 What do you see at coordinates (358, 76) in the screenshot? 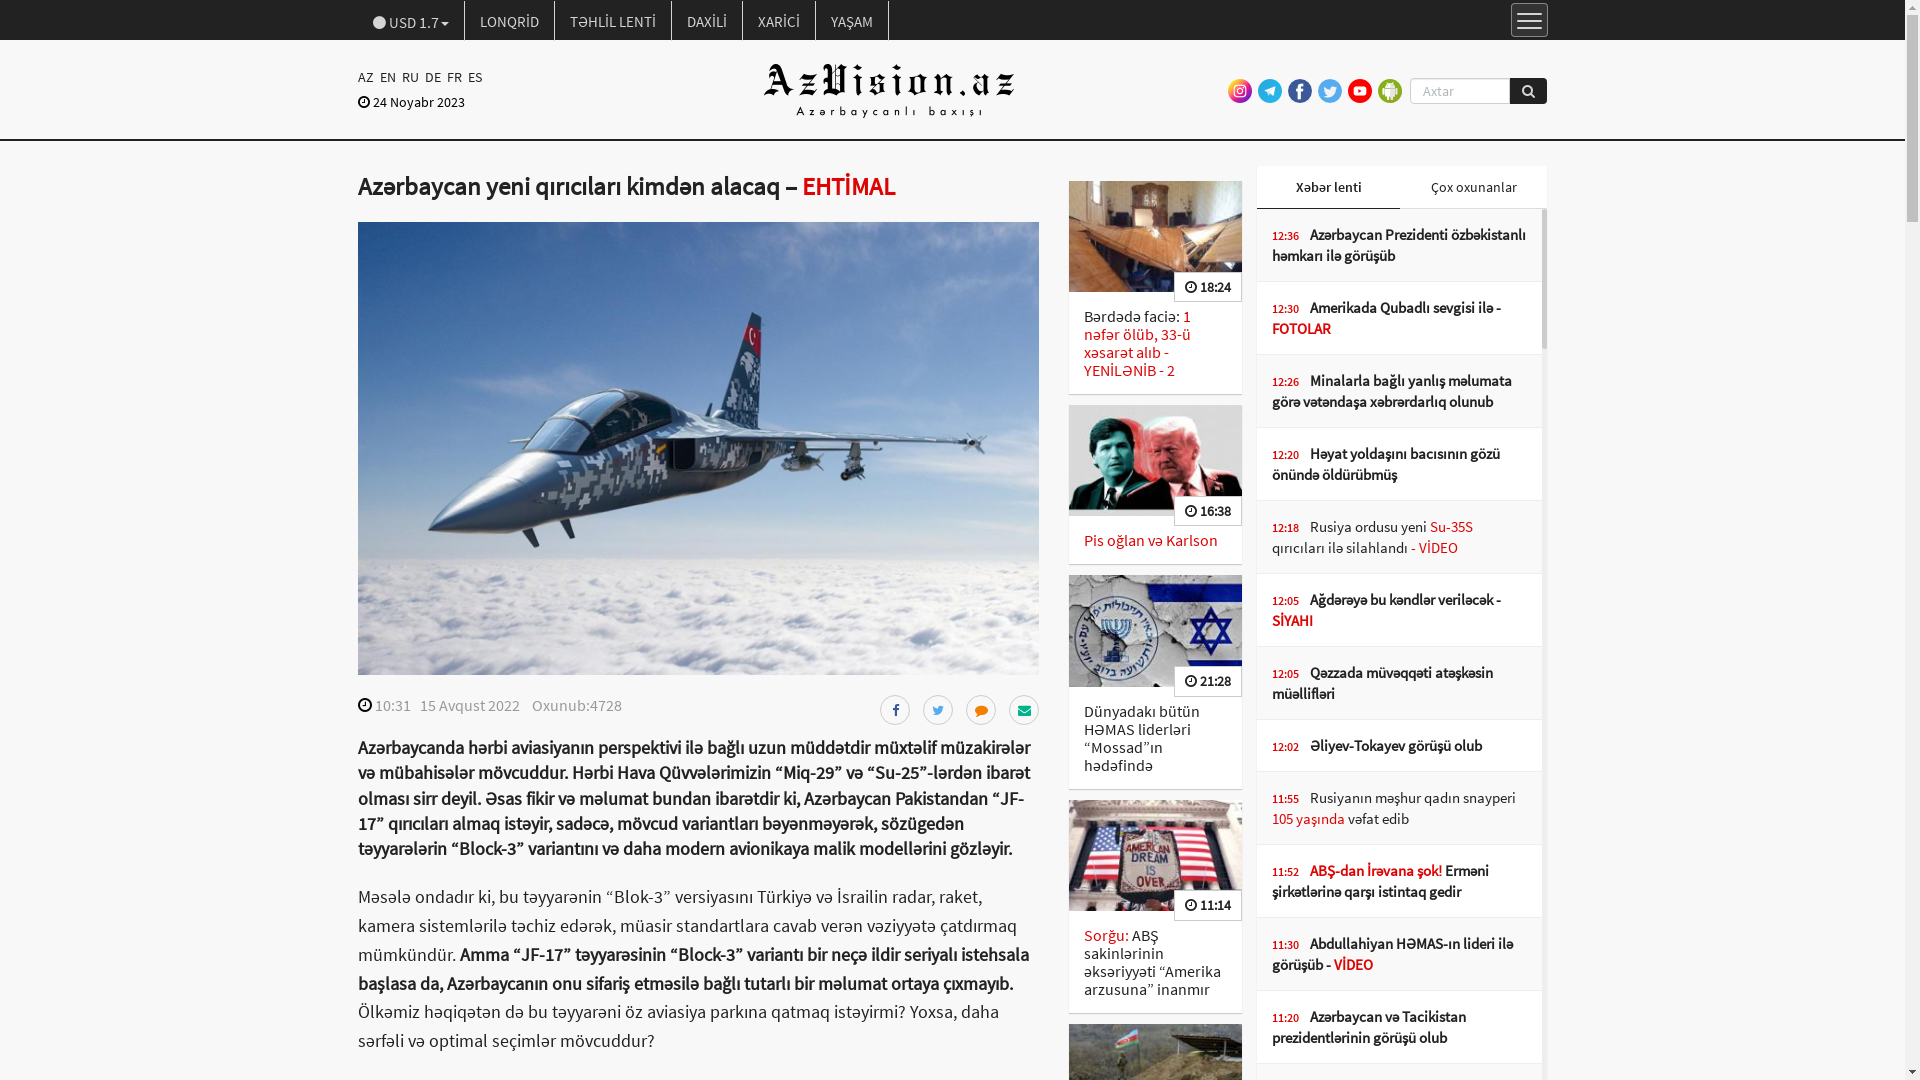
I see `'AZ'` at bounding box center [358, 76].